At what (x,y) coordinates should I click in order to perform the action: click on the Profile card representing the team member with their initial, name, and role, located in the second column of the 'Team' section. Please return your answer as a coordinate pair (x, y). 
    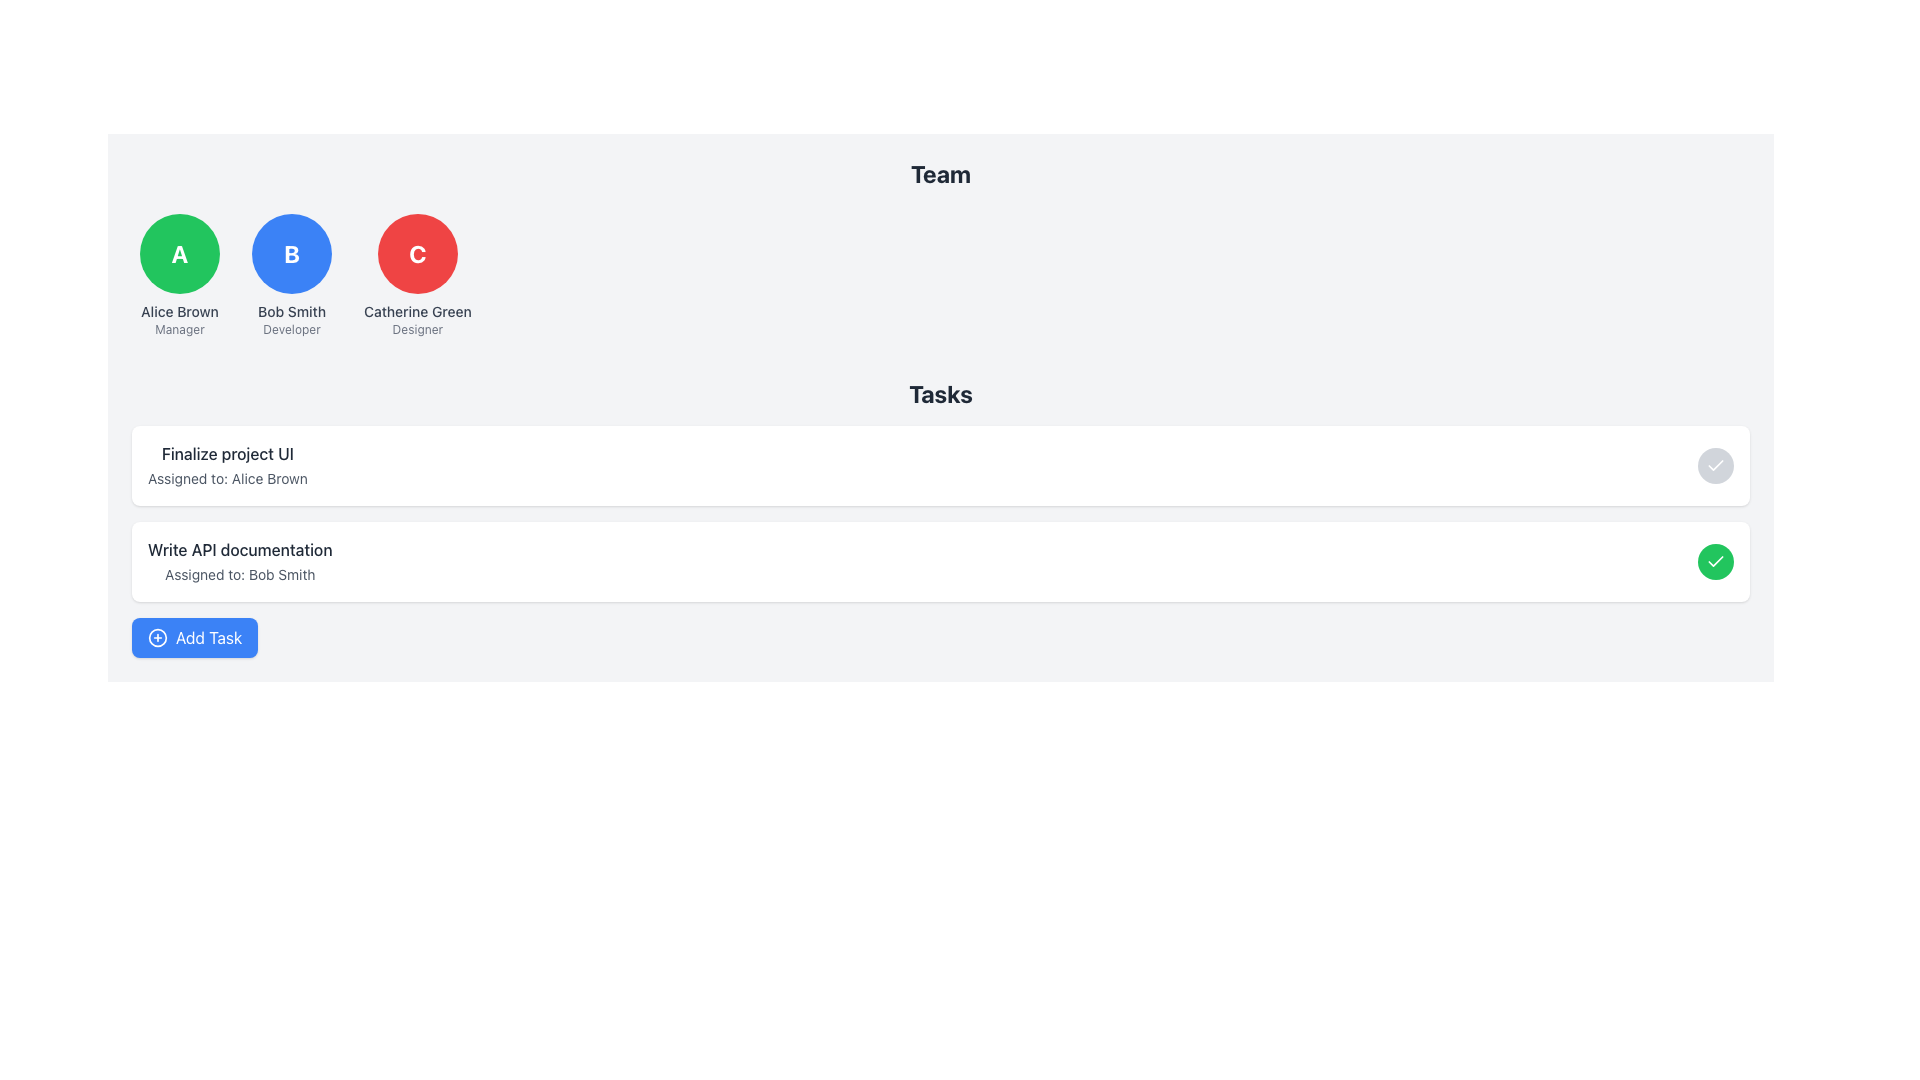
    Looking at the image, I should click on (291, 276).